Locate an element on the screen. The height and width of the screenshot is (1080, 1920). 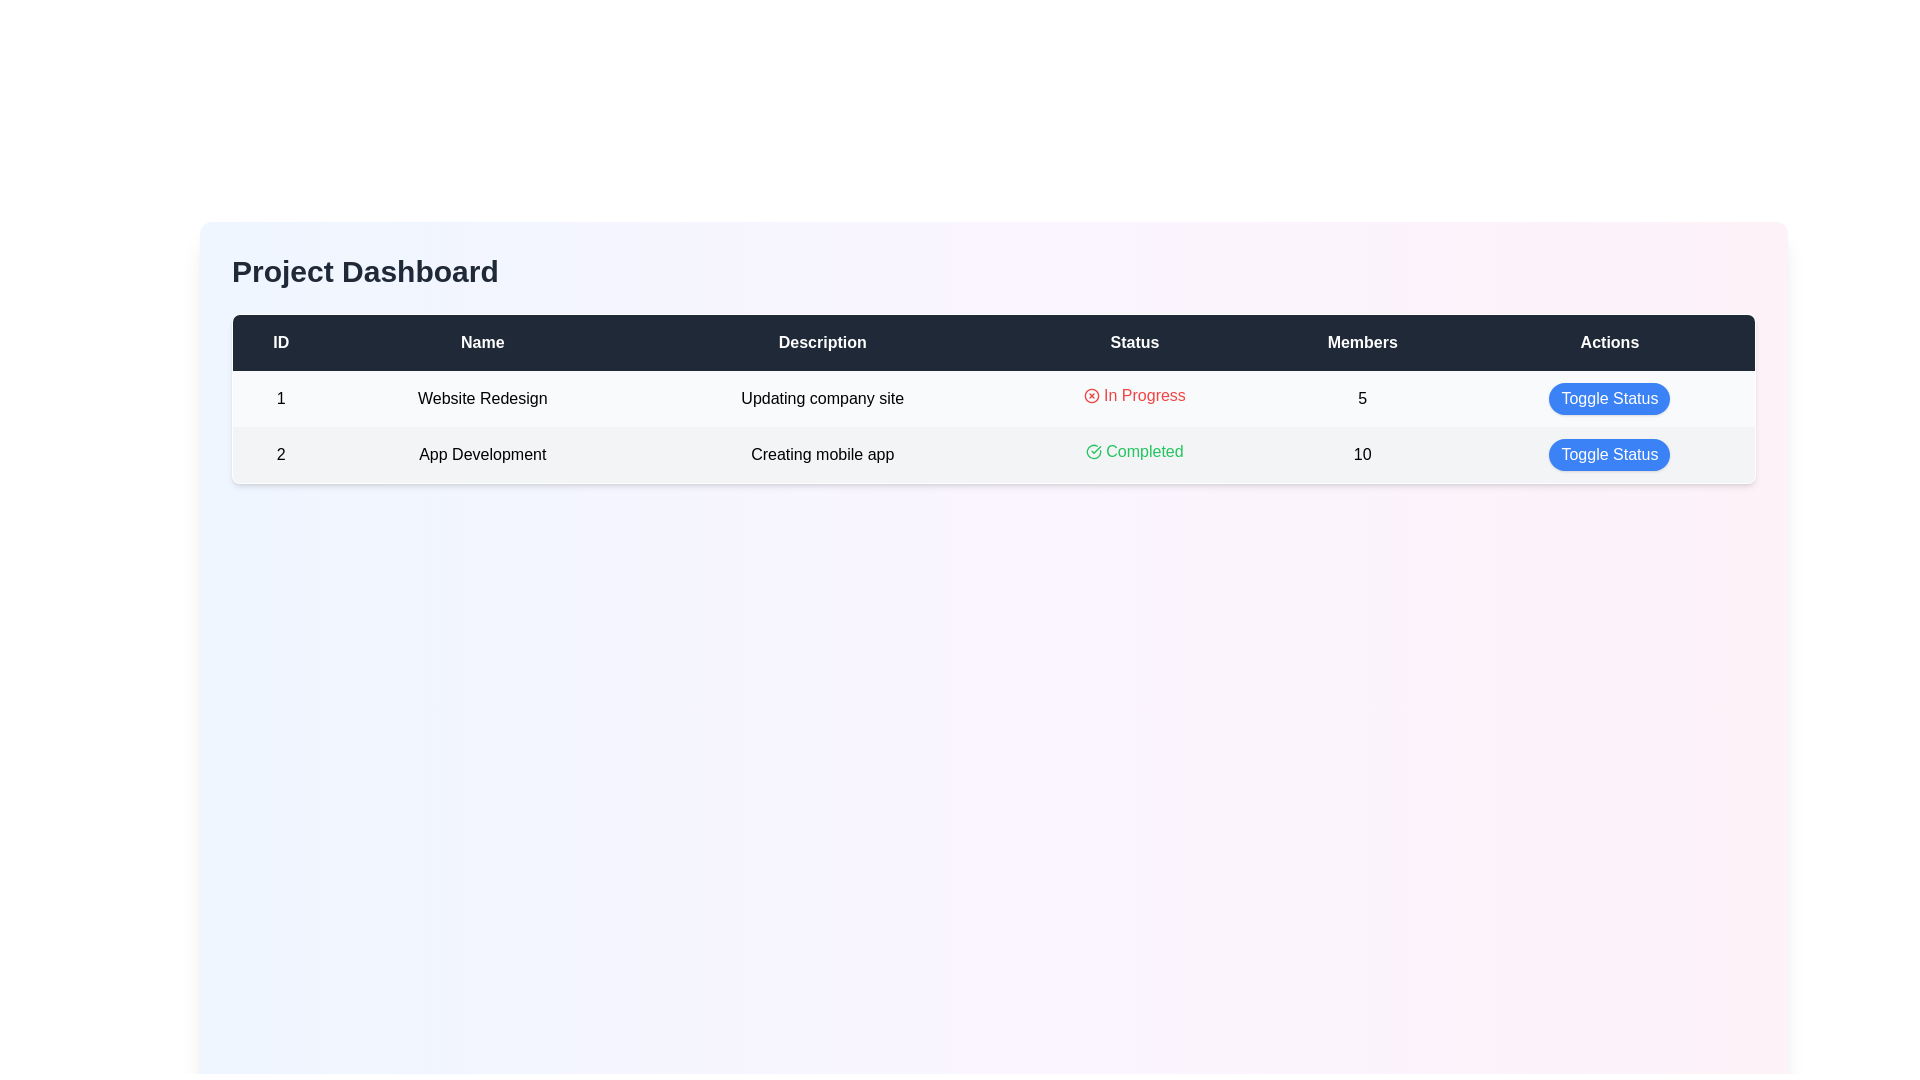
the header text of the project management dashboard located at the top left of the interface, which serves as the title for the dashboard is located at coordinates (365, 272).